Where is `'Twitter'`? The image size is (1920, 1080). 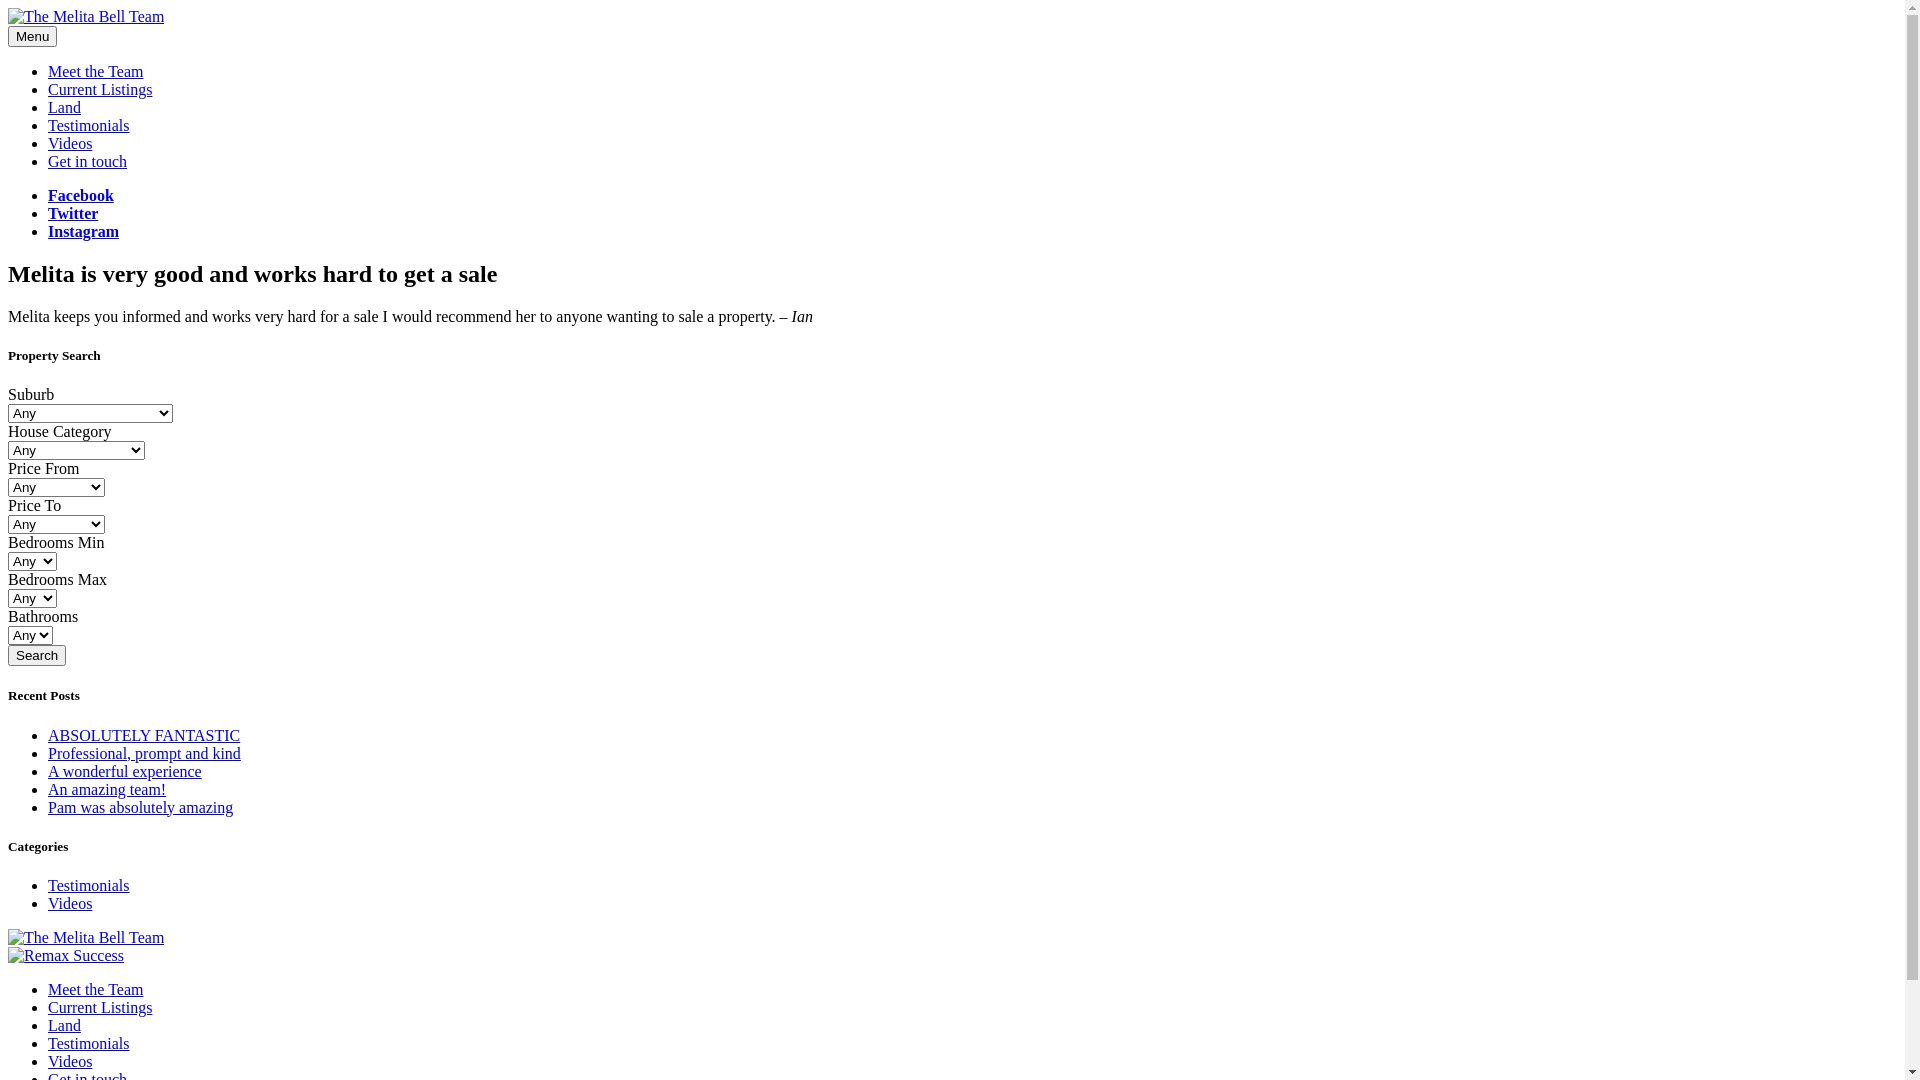 'Twitter' is located at coordinates (72, 213).